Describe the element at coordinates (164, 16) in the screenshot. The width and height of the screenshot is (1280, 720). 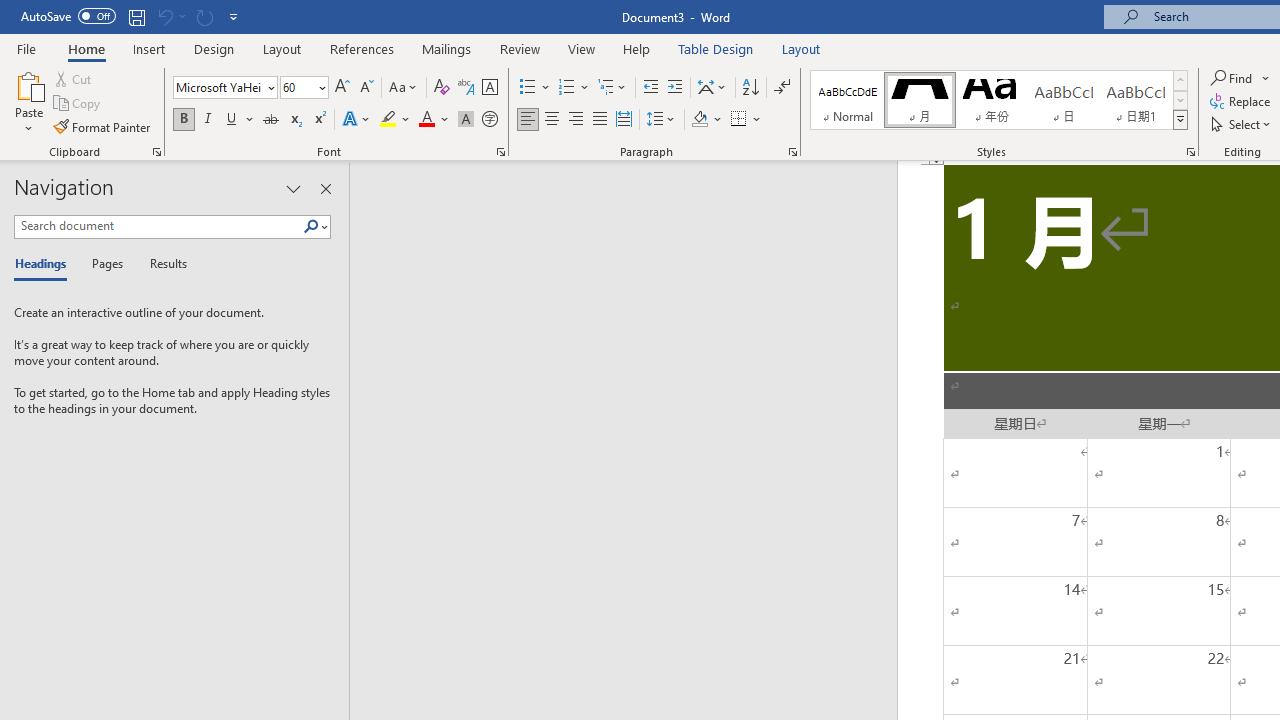
I see `'Can'` at that location.